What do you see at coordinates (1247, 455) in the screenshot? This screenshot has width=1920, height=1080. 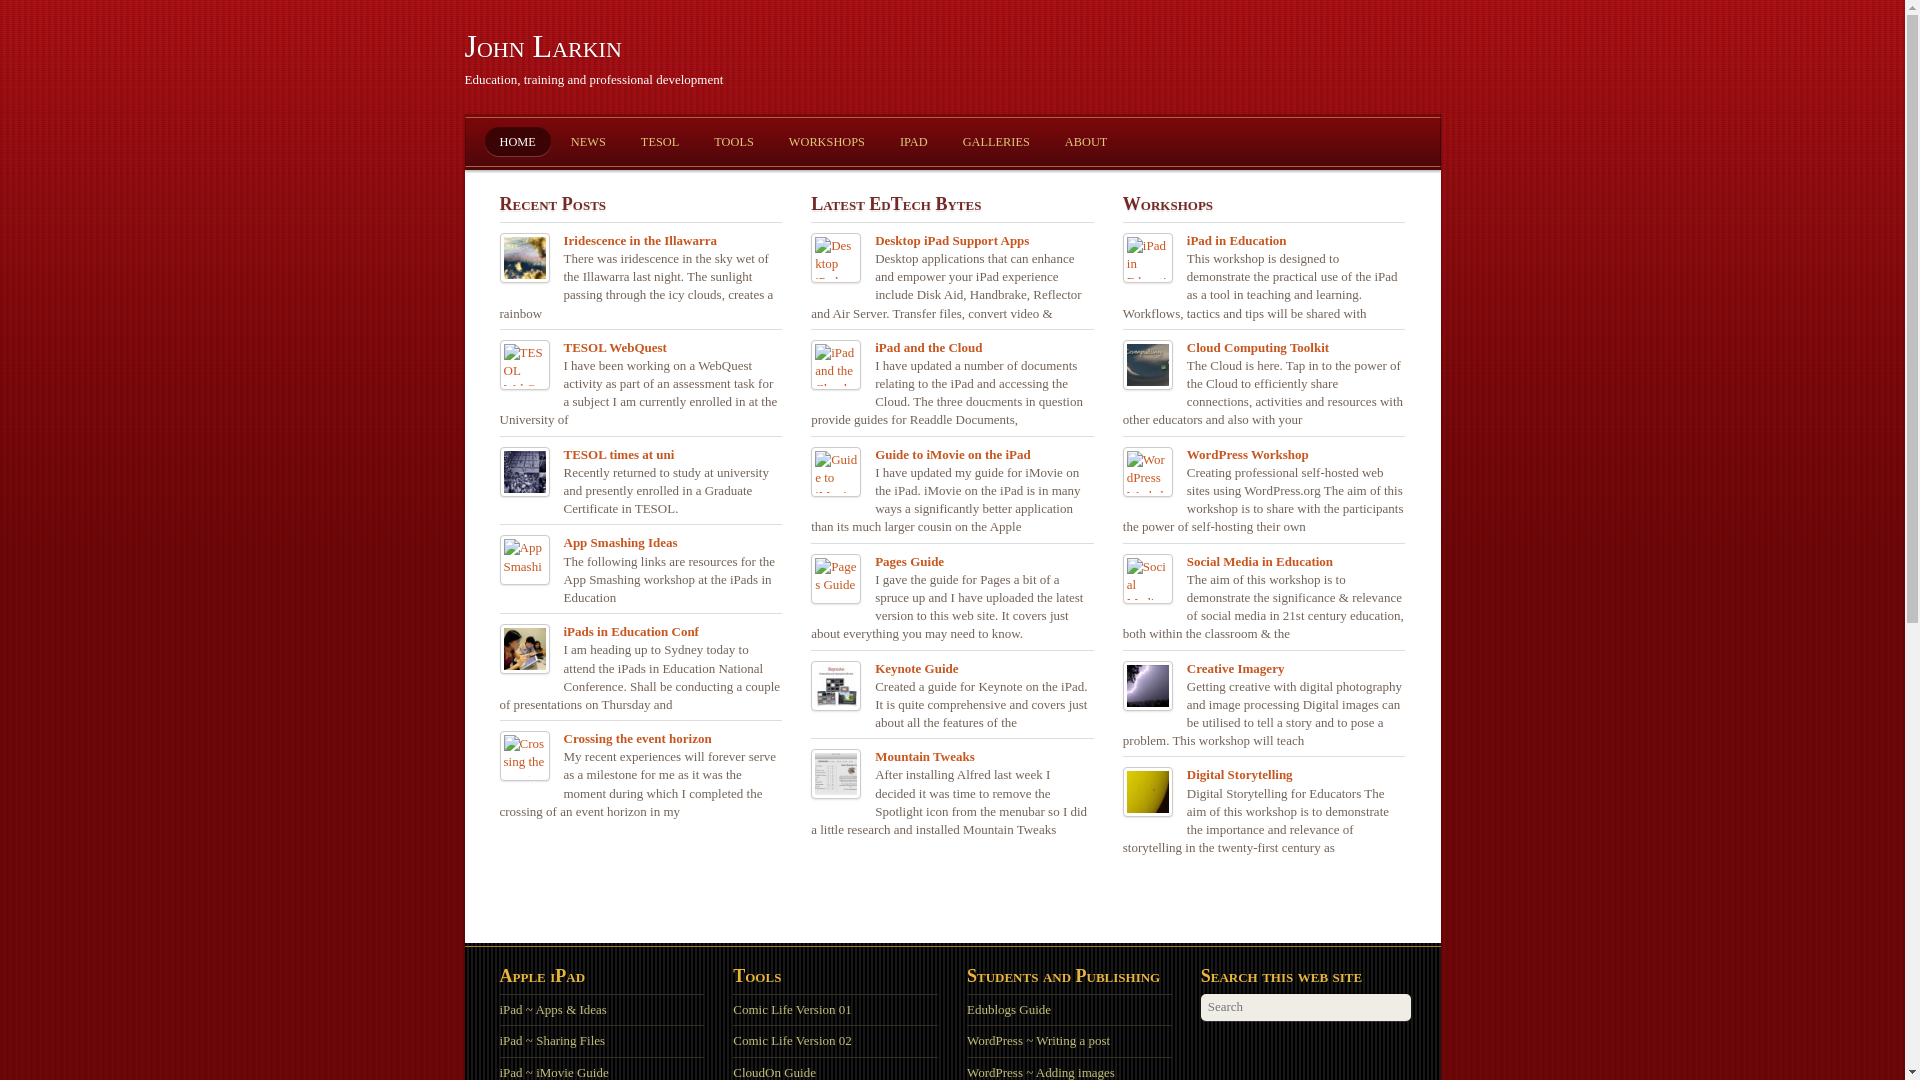 I see `'WordPress Workshop'` at bounding box center [1247, 455].